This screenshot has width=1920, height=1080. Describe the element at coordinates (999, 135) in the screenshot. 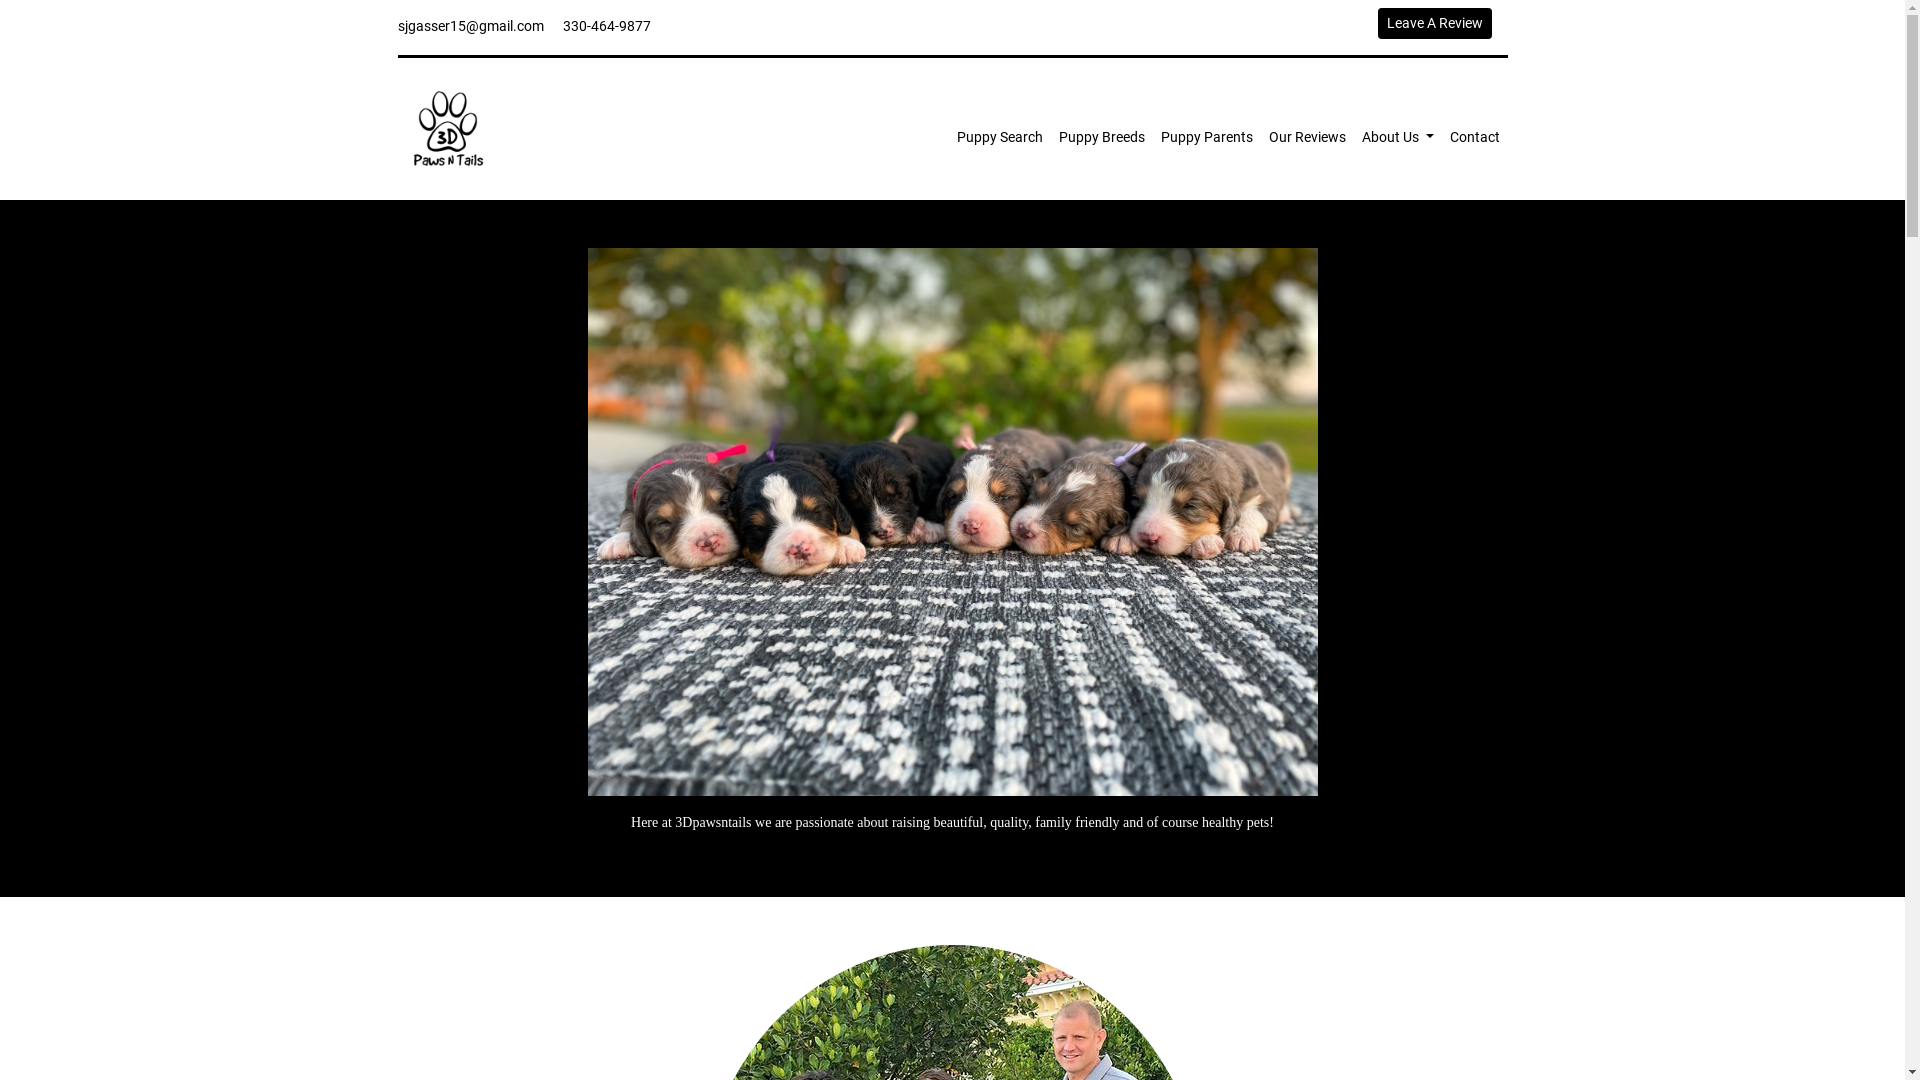

I see `'Puppy Search'` at that location.